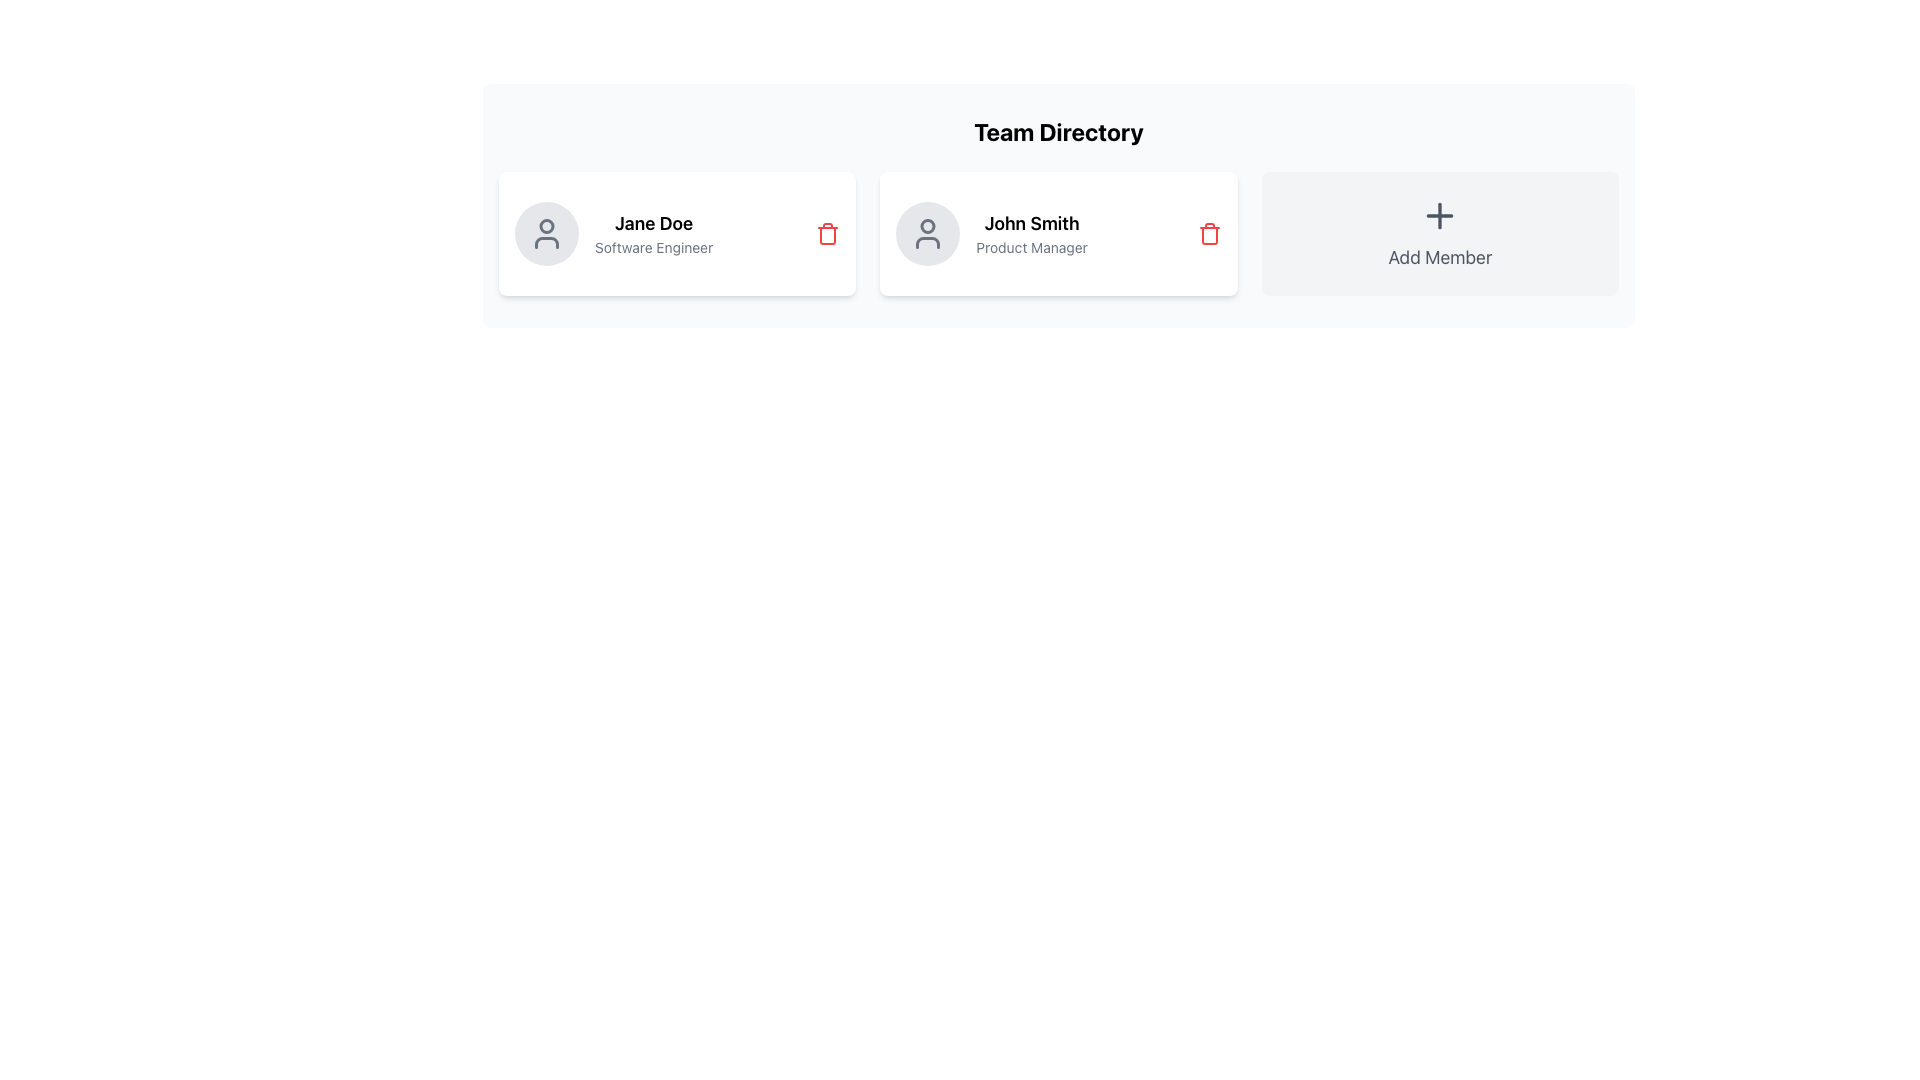  I want to click on the team member card located at the top left side of the 'Team Directory', which displays the member's name and designation, so click(677, 233).